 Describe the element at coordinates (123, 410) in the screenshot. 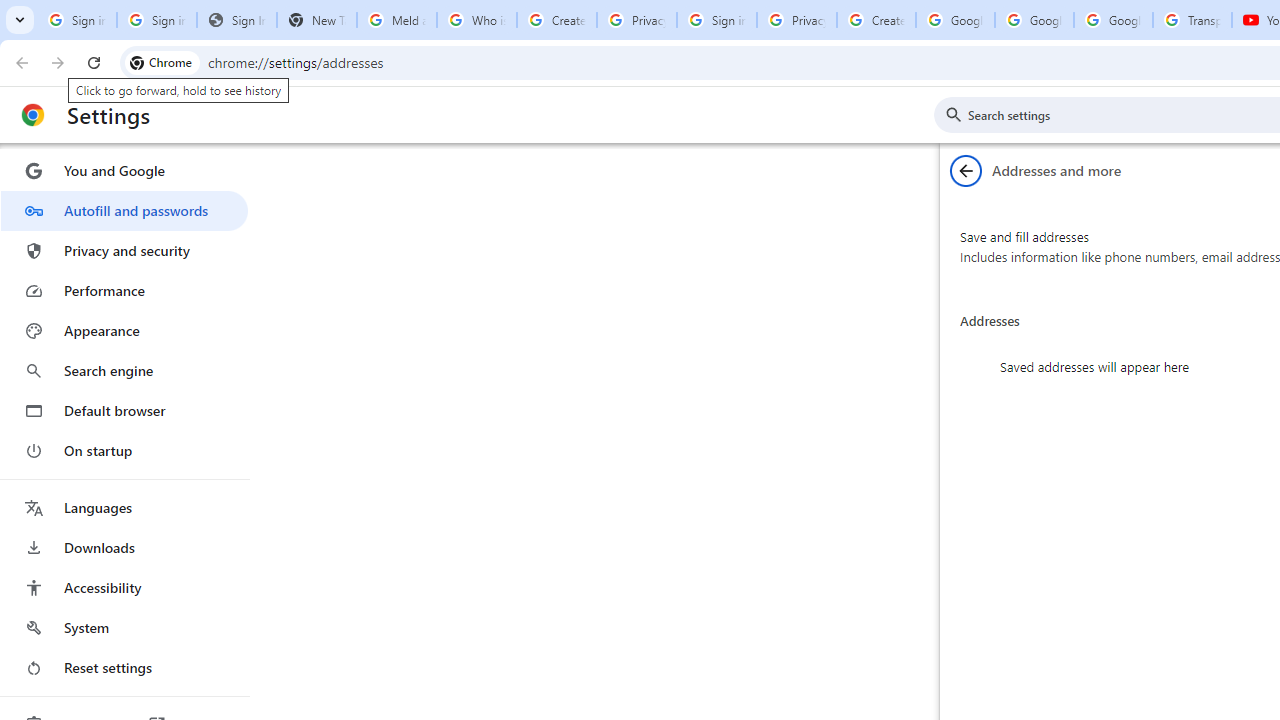

I see `'Default browser'` at that location.